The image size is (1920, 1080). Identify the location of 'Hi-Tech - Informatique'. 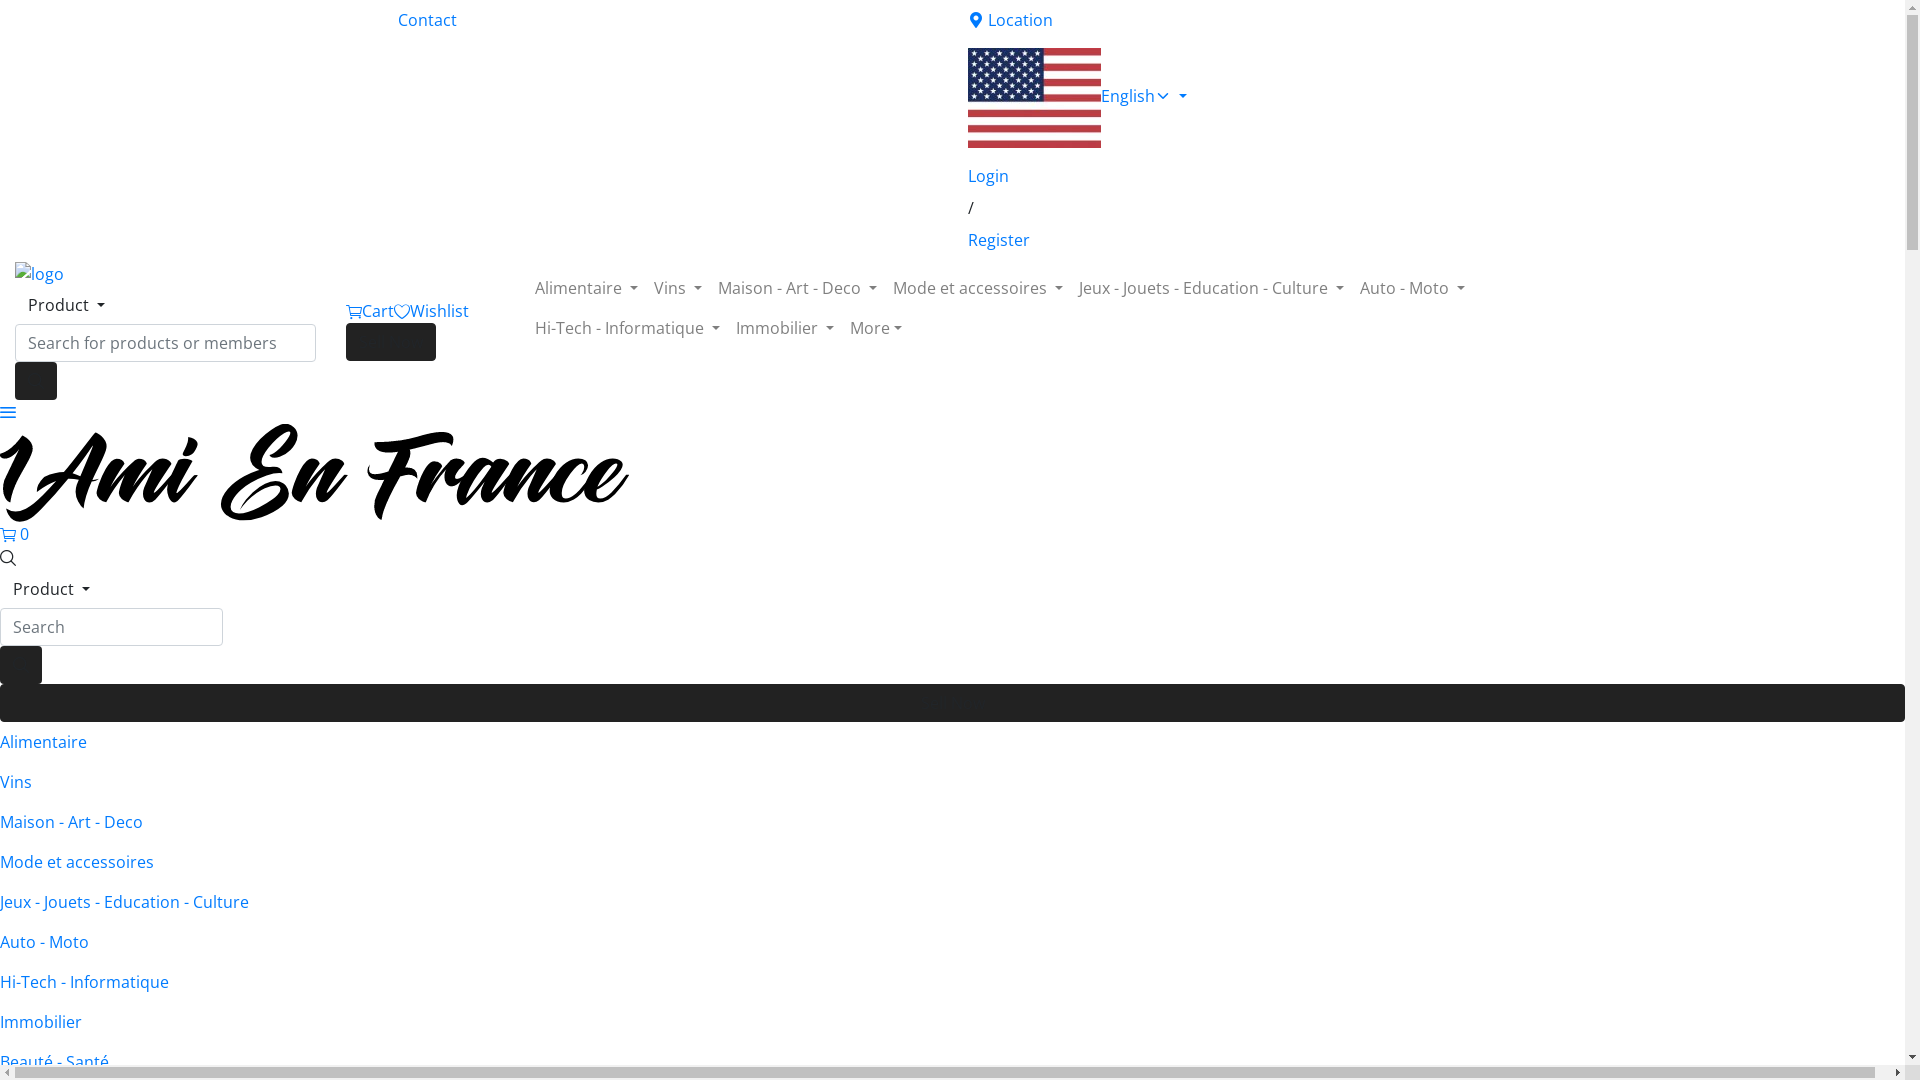
(626, 326).